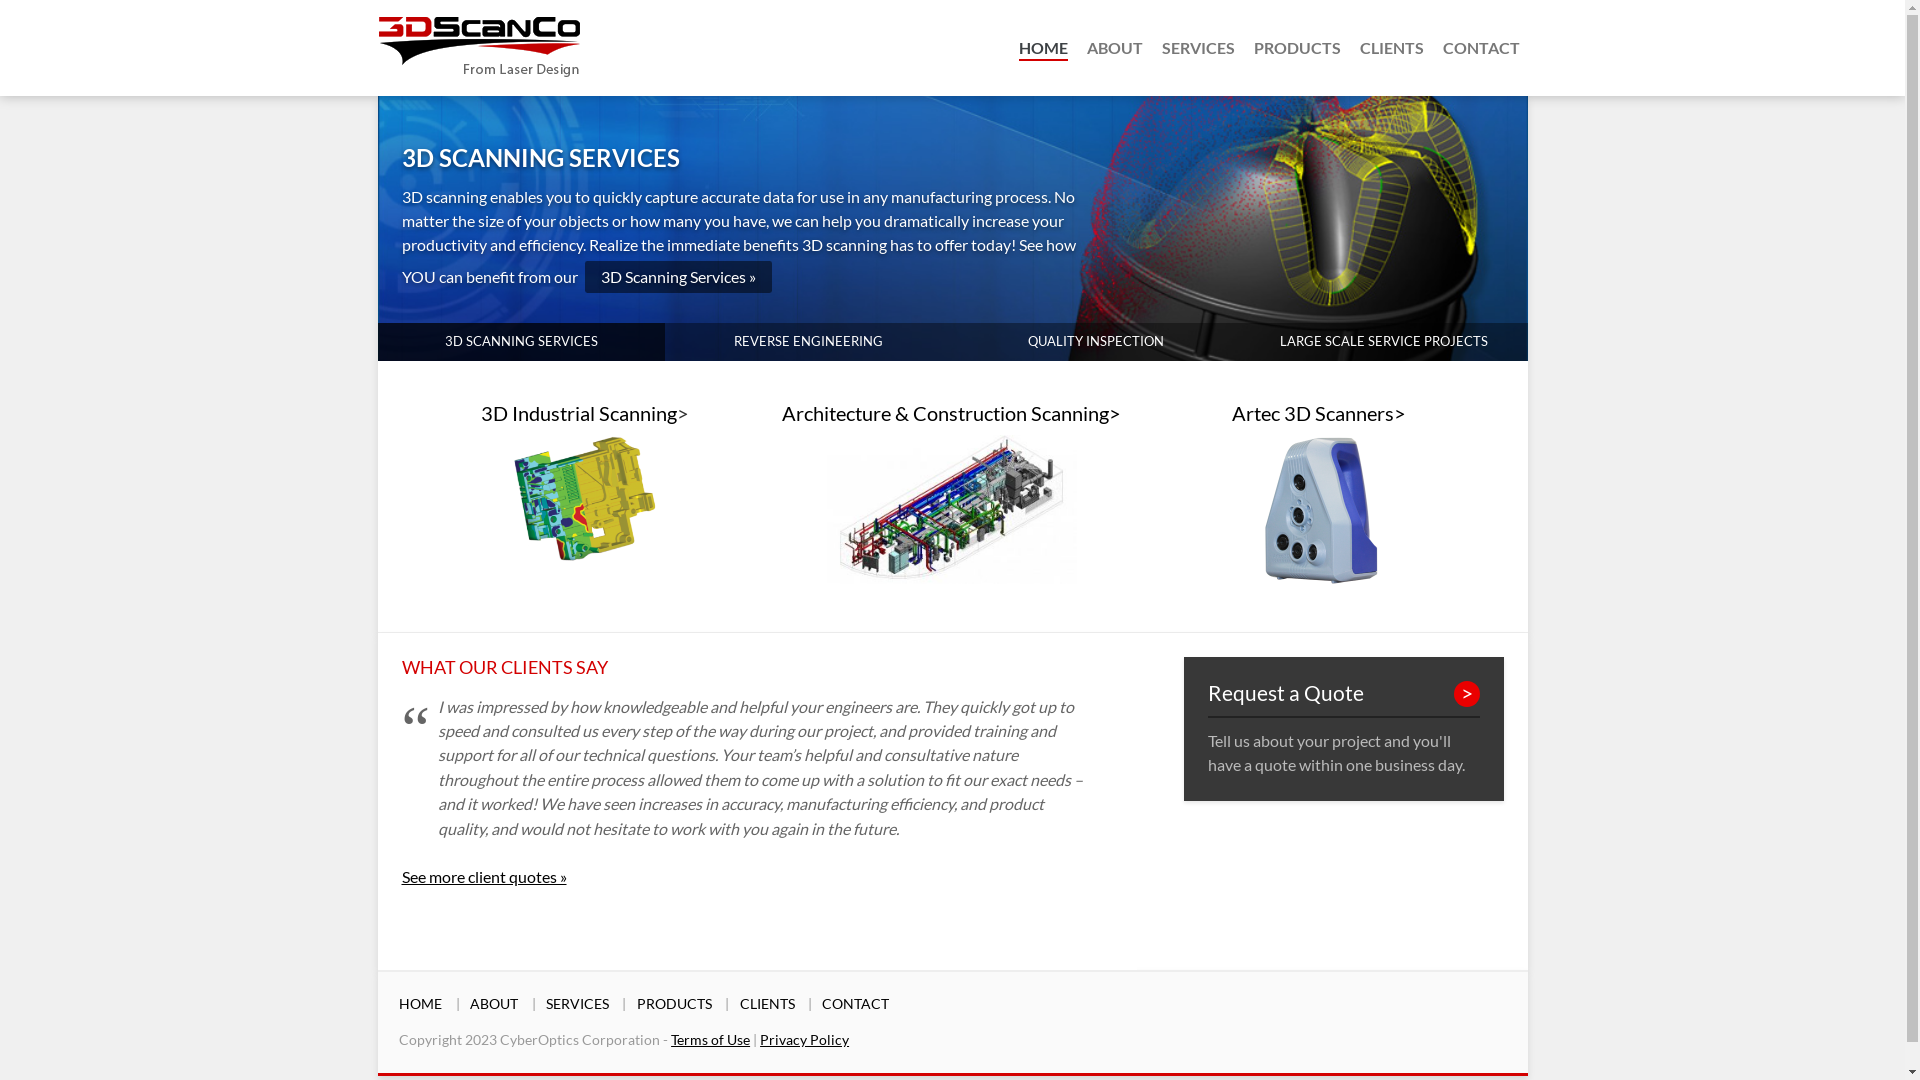 The image size is (1920, 1080). Describe the element at coordinates (576, 1003) in the screenshot. I see `'SERVICES'` at that location.